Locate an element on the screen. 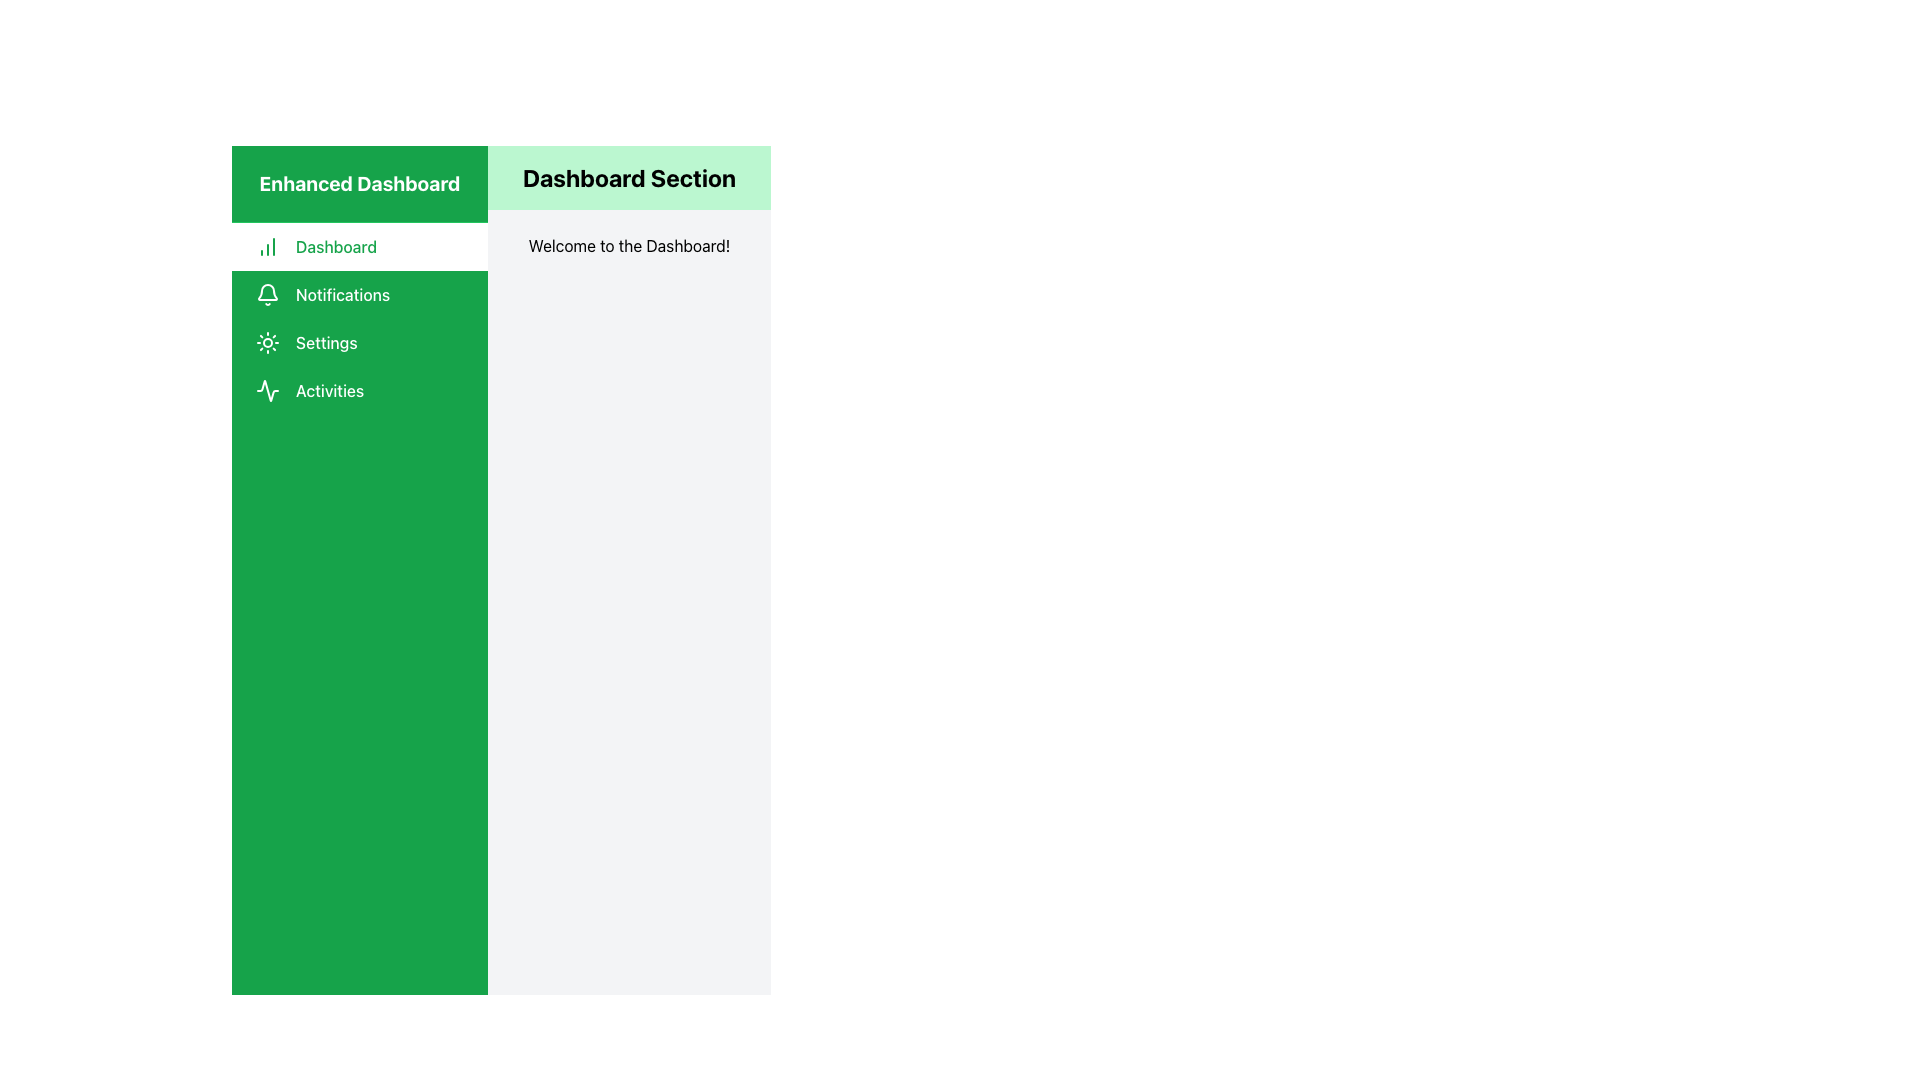 The width and height of the screenshot is (1920, 1080). the label that serves as a header for the sidebar in the main interface, located at the top of the left sidebar with a green background is located at coordinates (360, 184).